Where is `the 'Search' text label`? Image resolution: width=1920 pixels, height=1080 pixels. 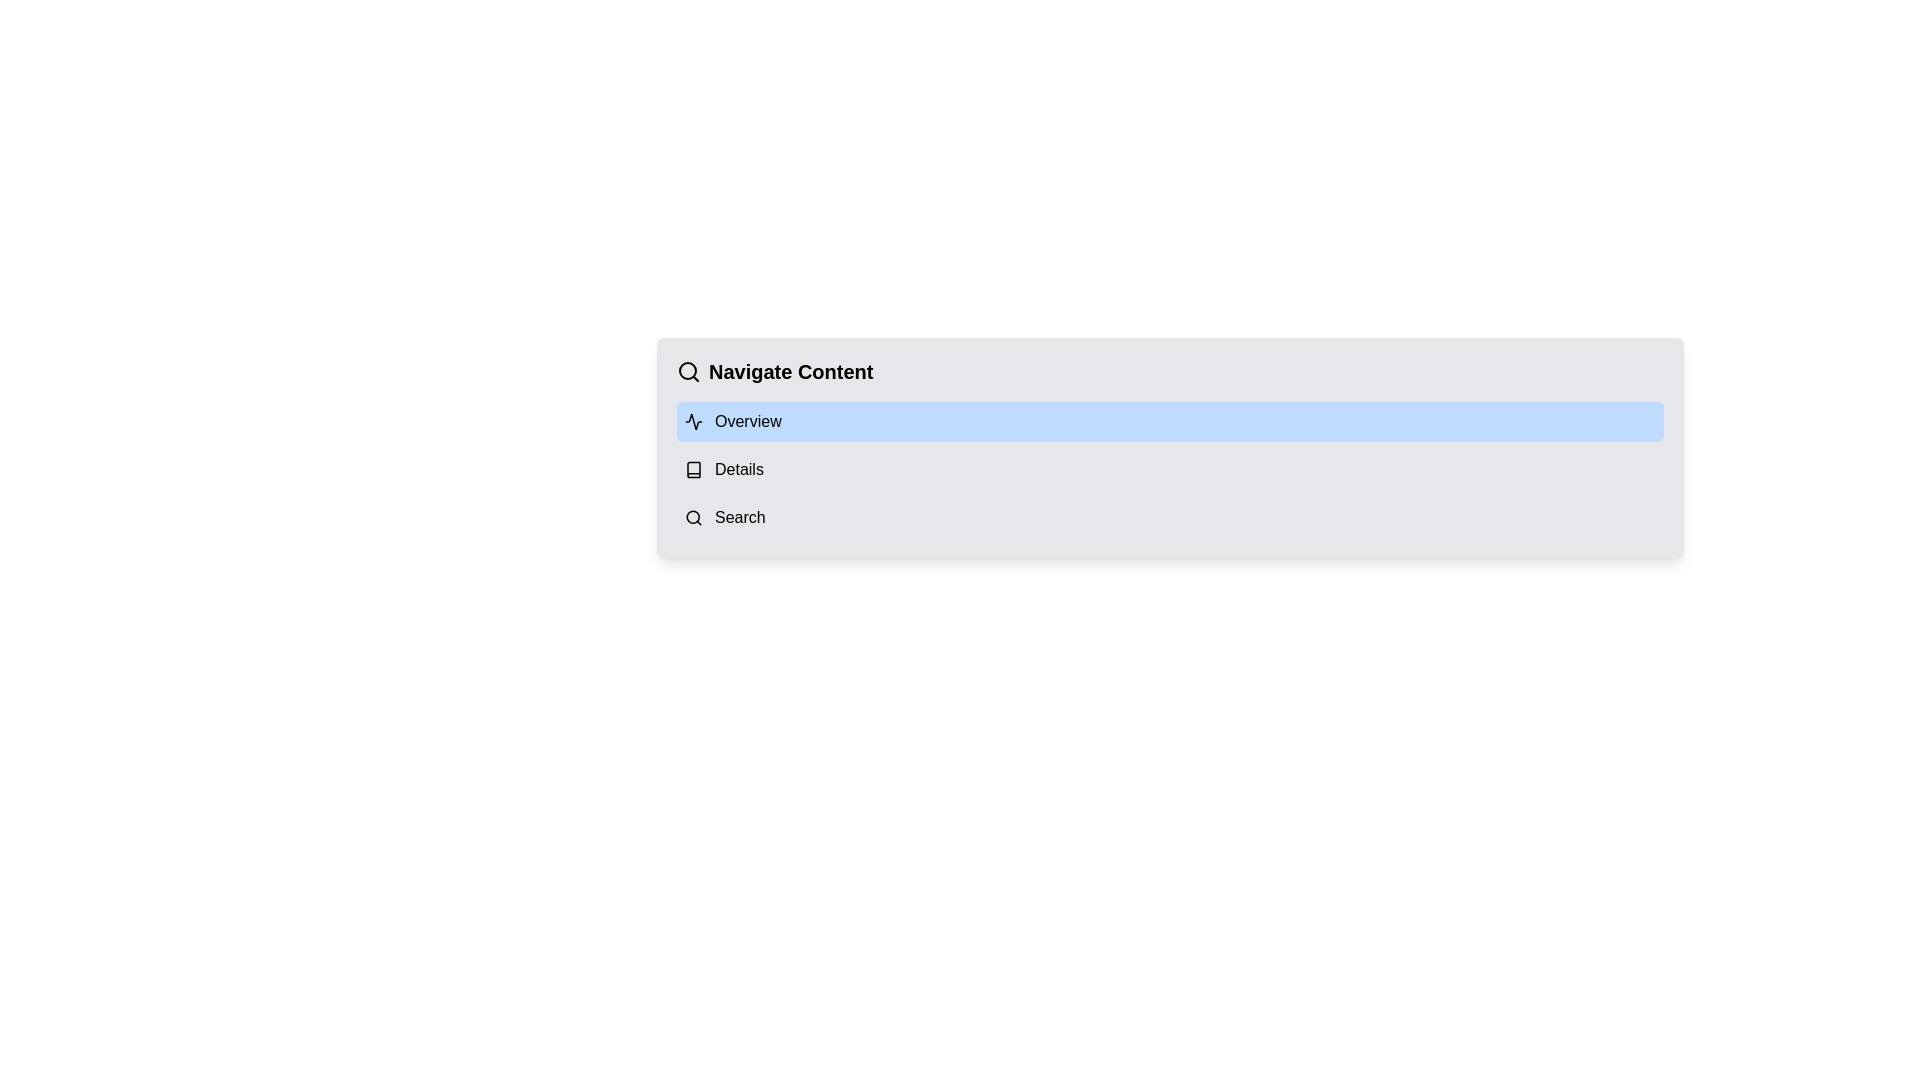 the 'Search' text label is located at coordinates (739, 516).